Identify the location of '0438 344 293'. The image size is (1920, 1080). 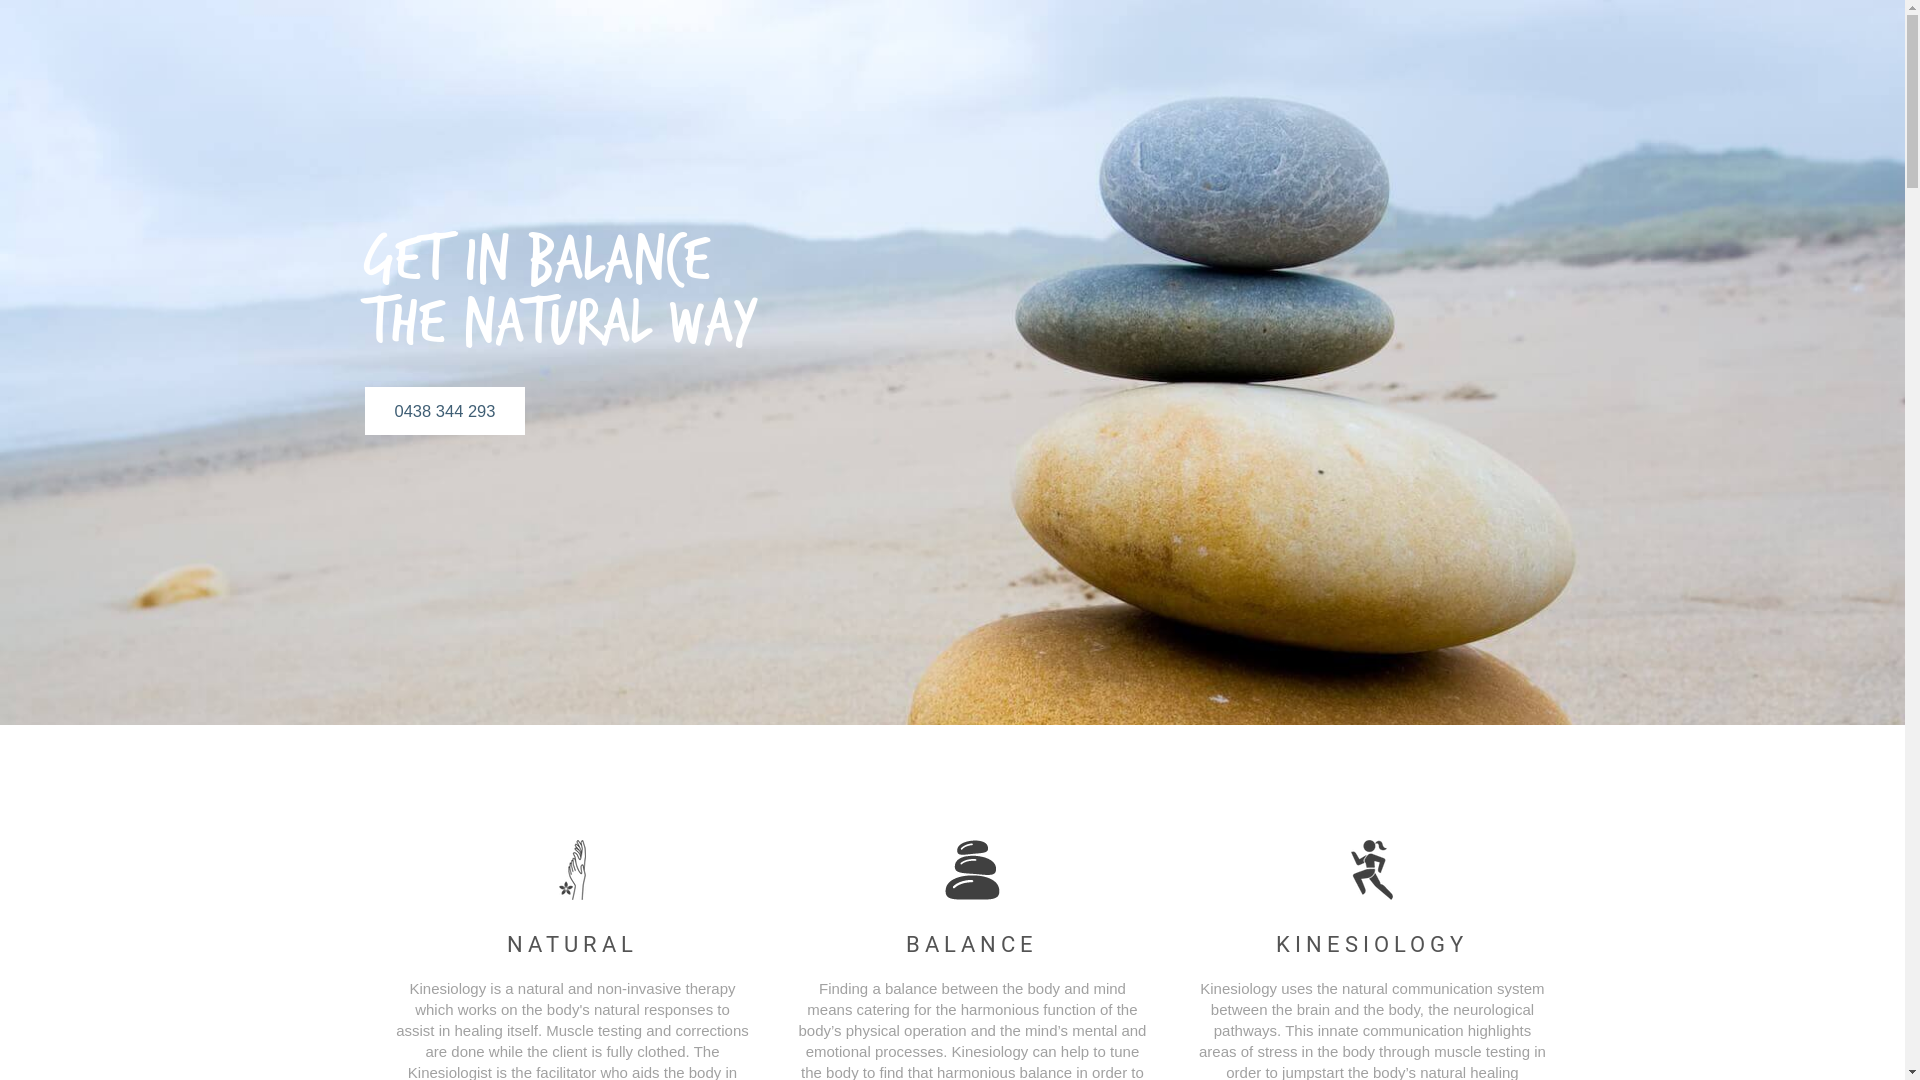
(443, 410).